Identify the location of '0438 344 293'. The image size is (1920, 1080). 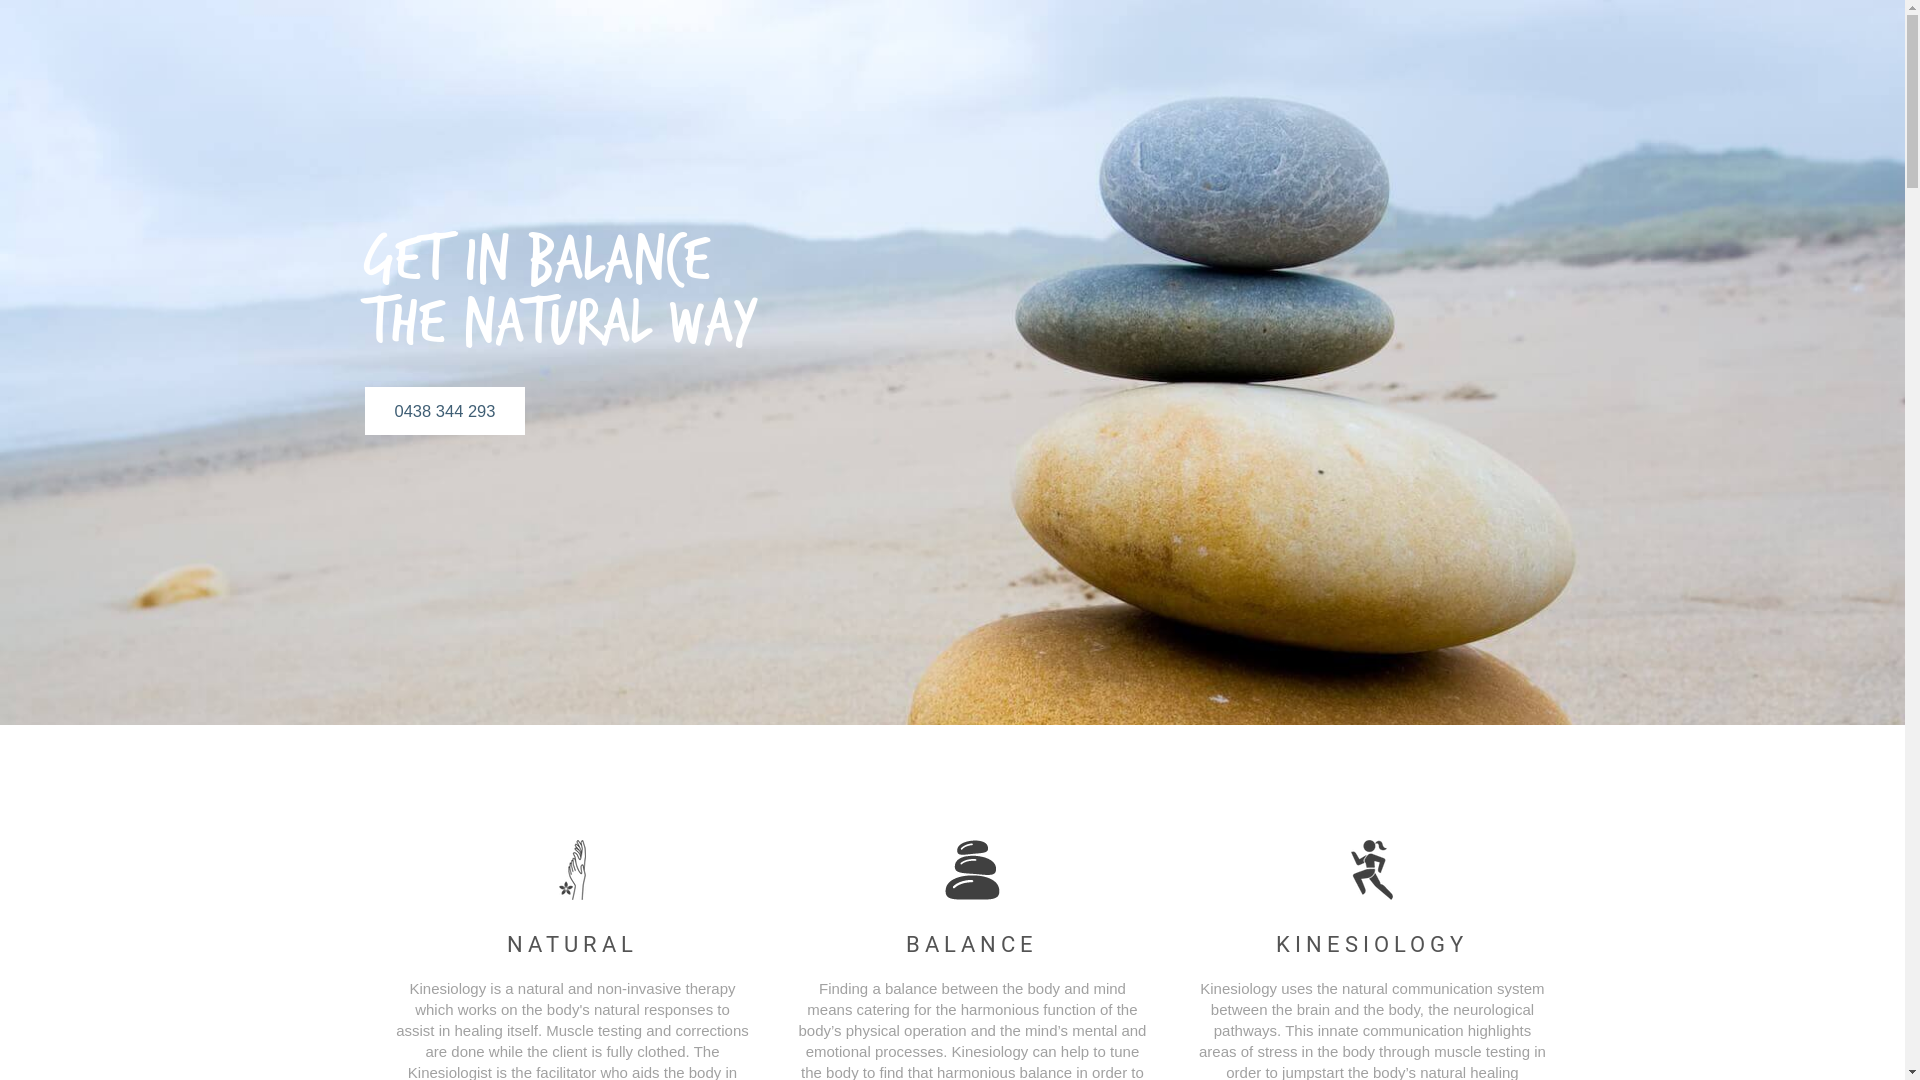
(443, 410).